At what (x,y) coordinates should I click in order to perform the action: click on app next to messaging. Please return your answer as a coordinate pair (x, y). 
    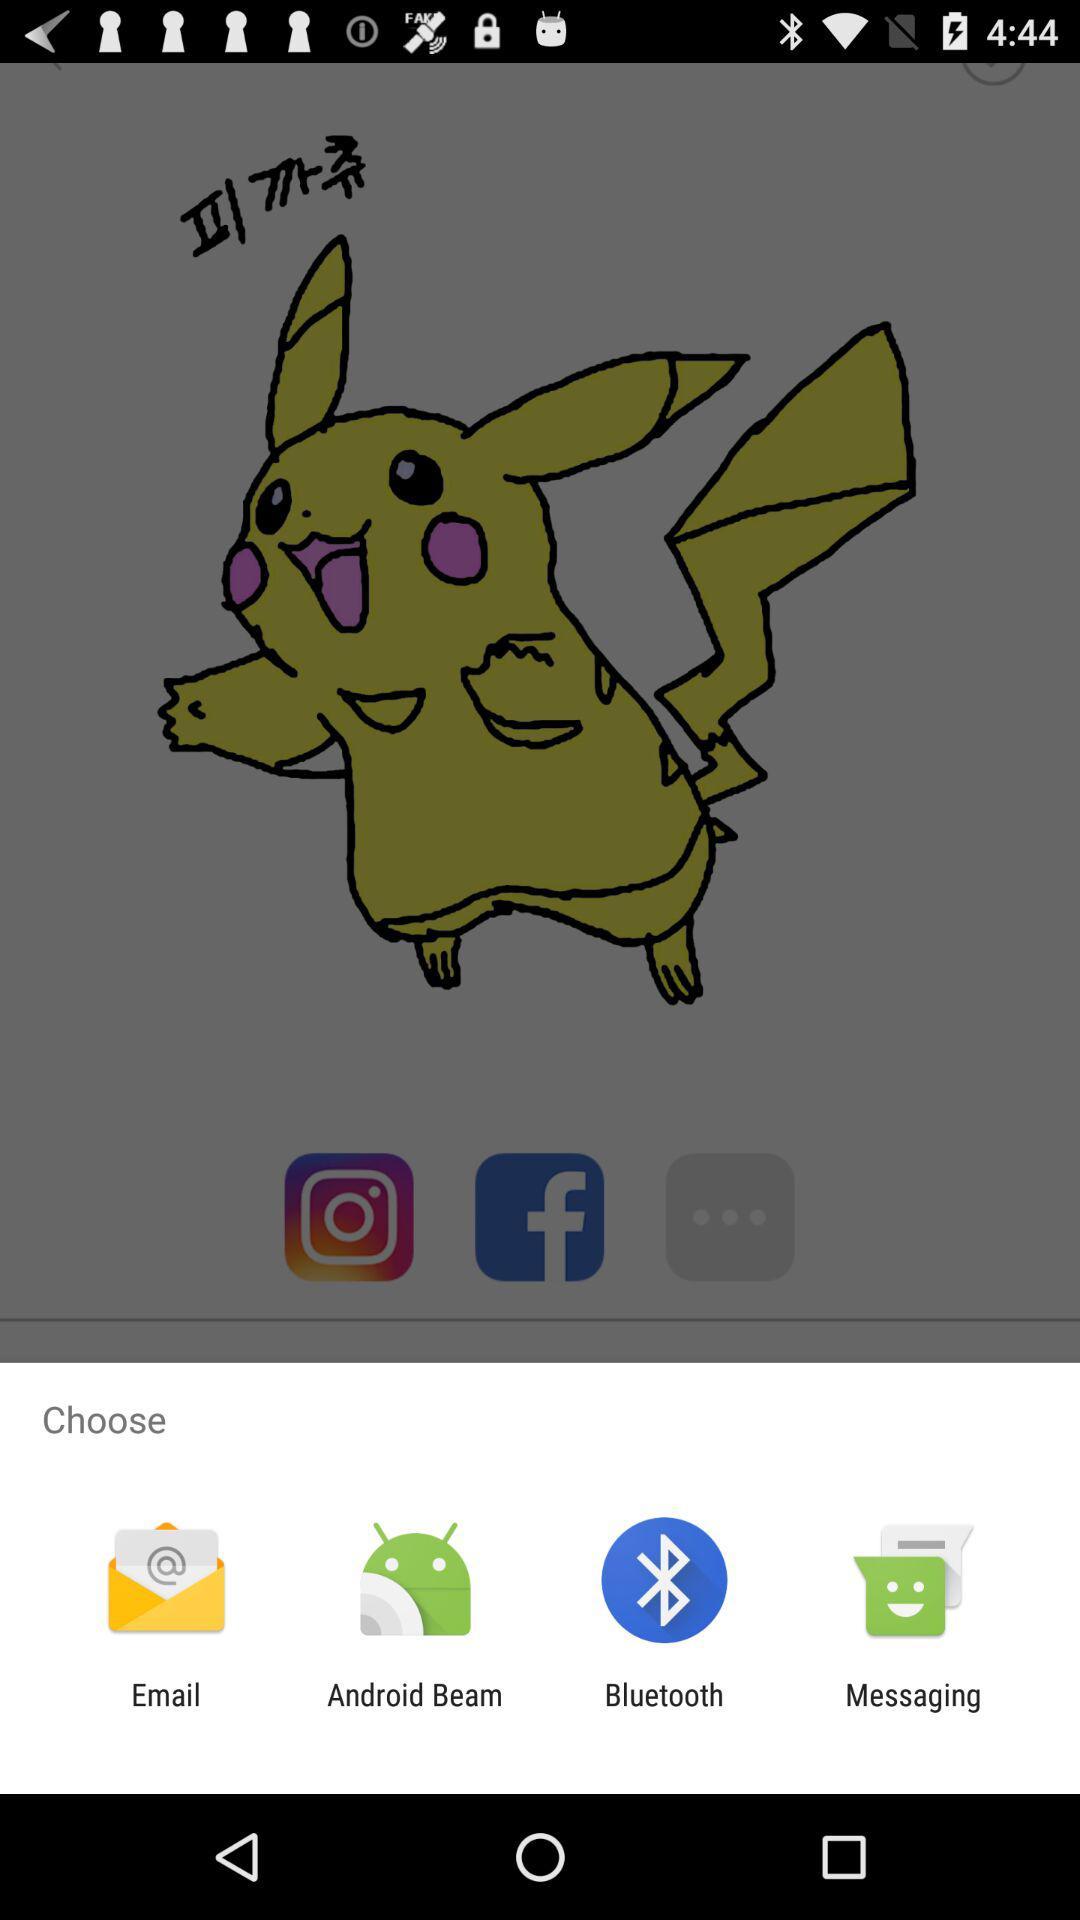
    Looking at the image, I should click on (664, 1711).